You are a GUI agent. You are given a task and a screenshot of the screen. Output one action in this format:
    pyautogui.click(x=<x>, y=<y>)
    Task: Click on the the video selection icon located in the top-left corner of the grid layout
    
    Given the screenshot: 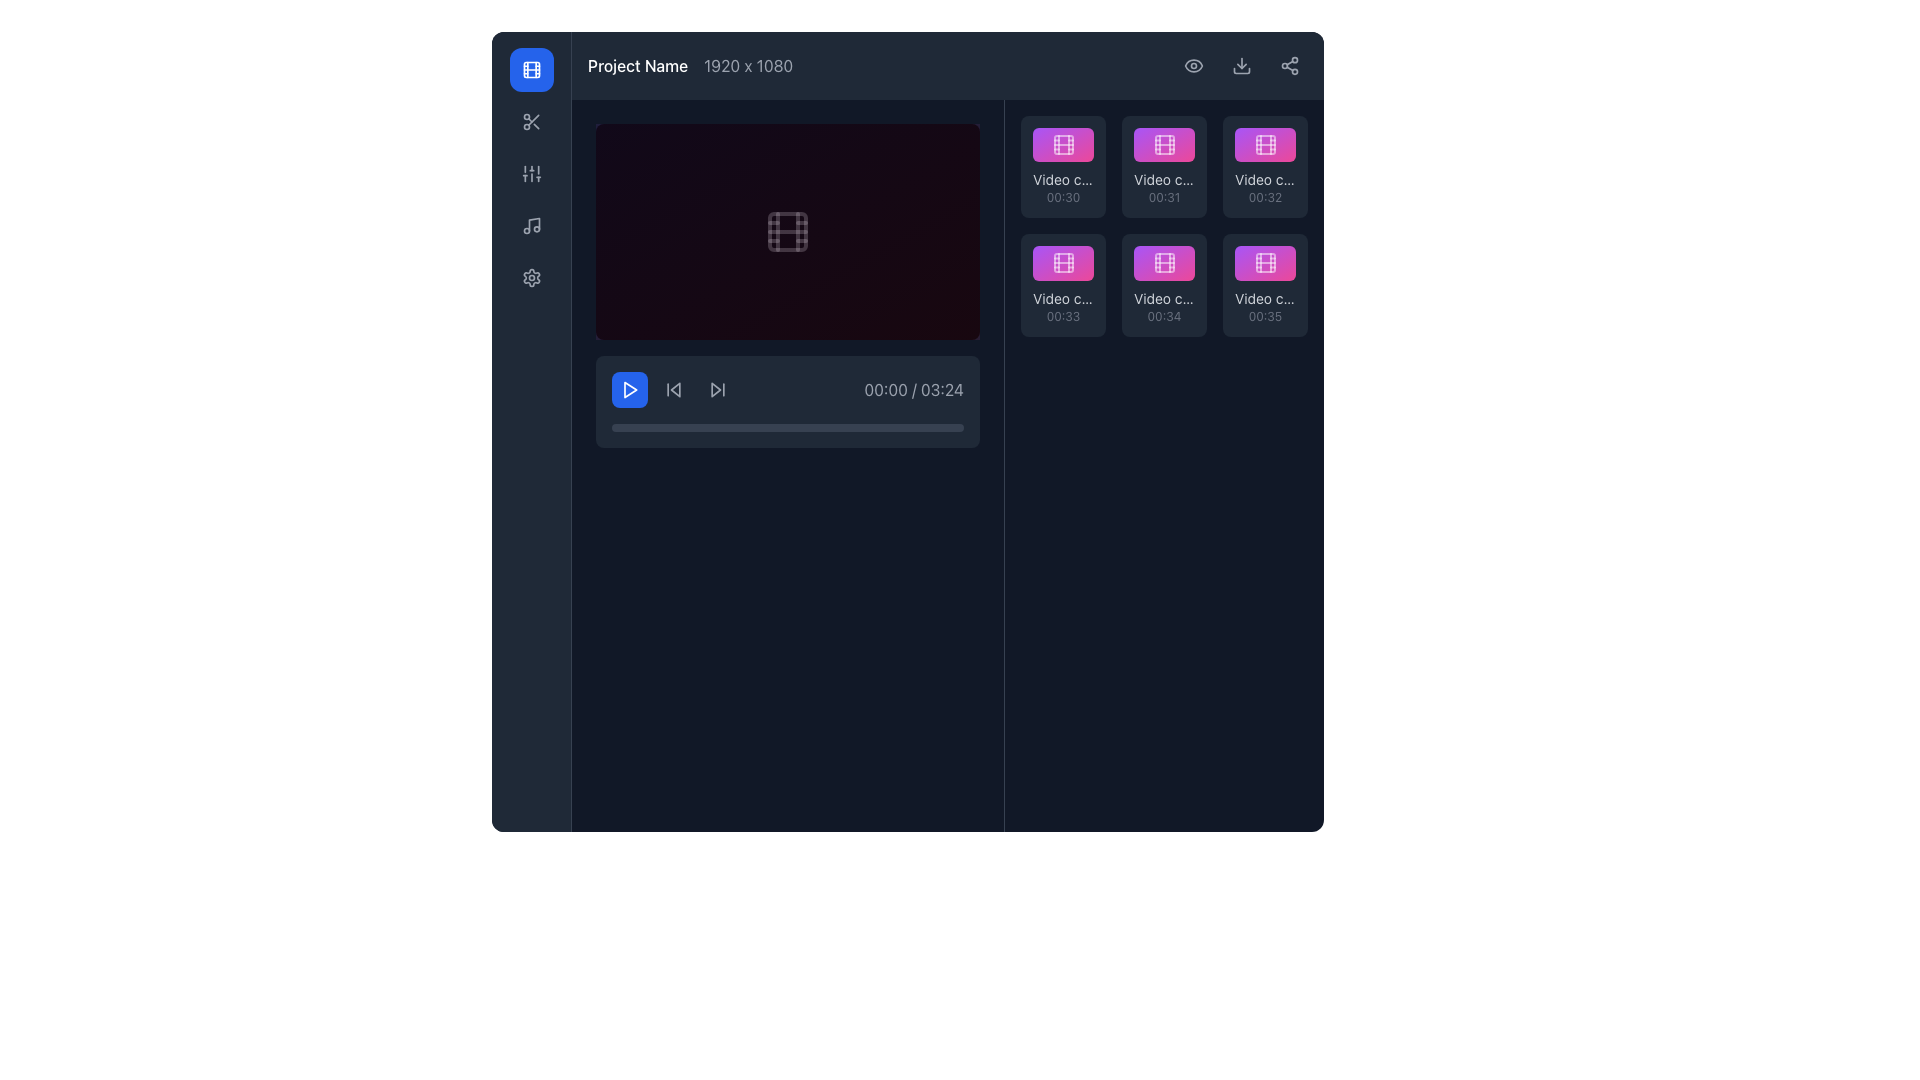 What is the action you would take?
    pyautogui.click(x=1062, y=144)
    